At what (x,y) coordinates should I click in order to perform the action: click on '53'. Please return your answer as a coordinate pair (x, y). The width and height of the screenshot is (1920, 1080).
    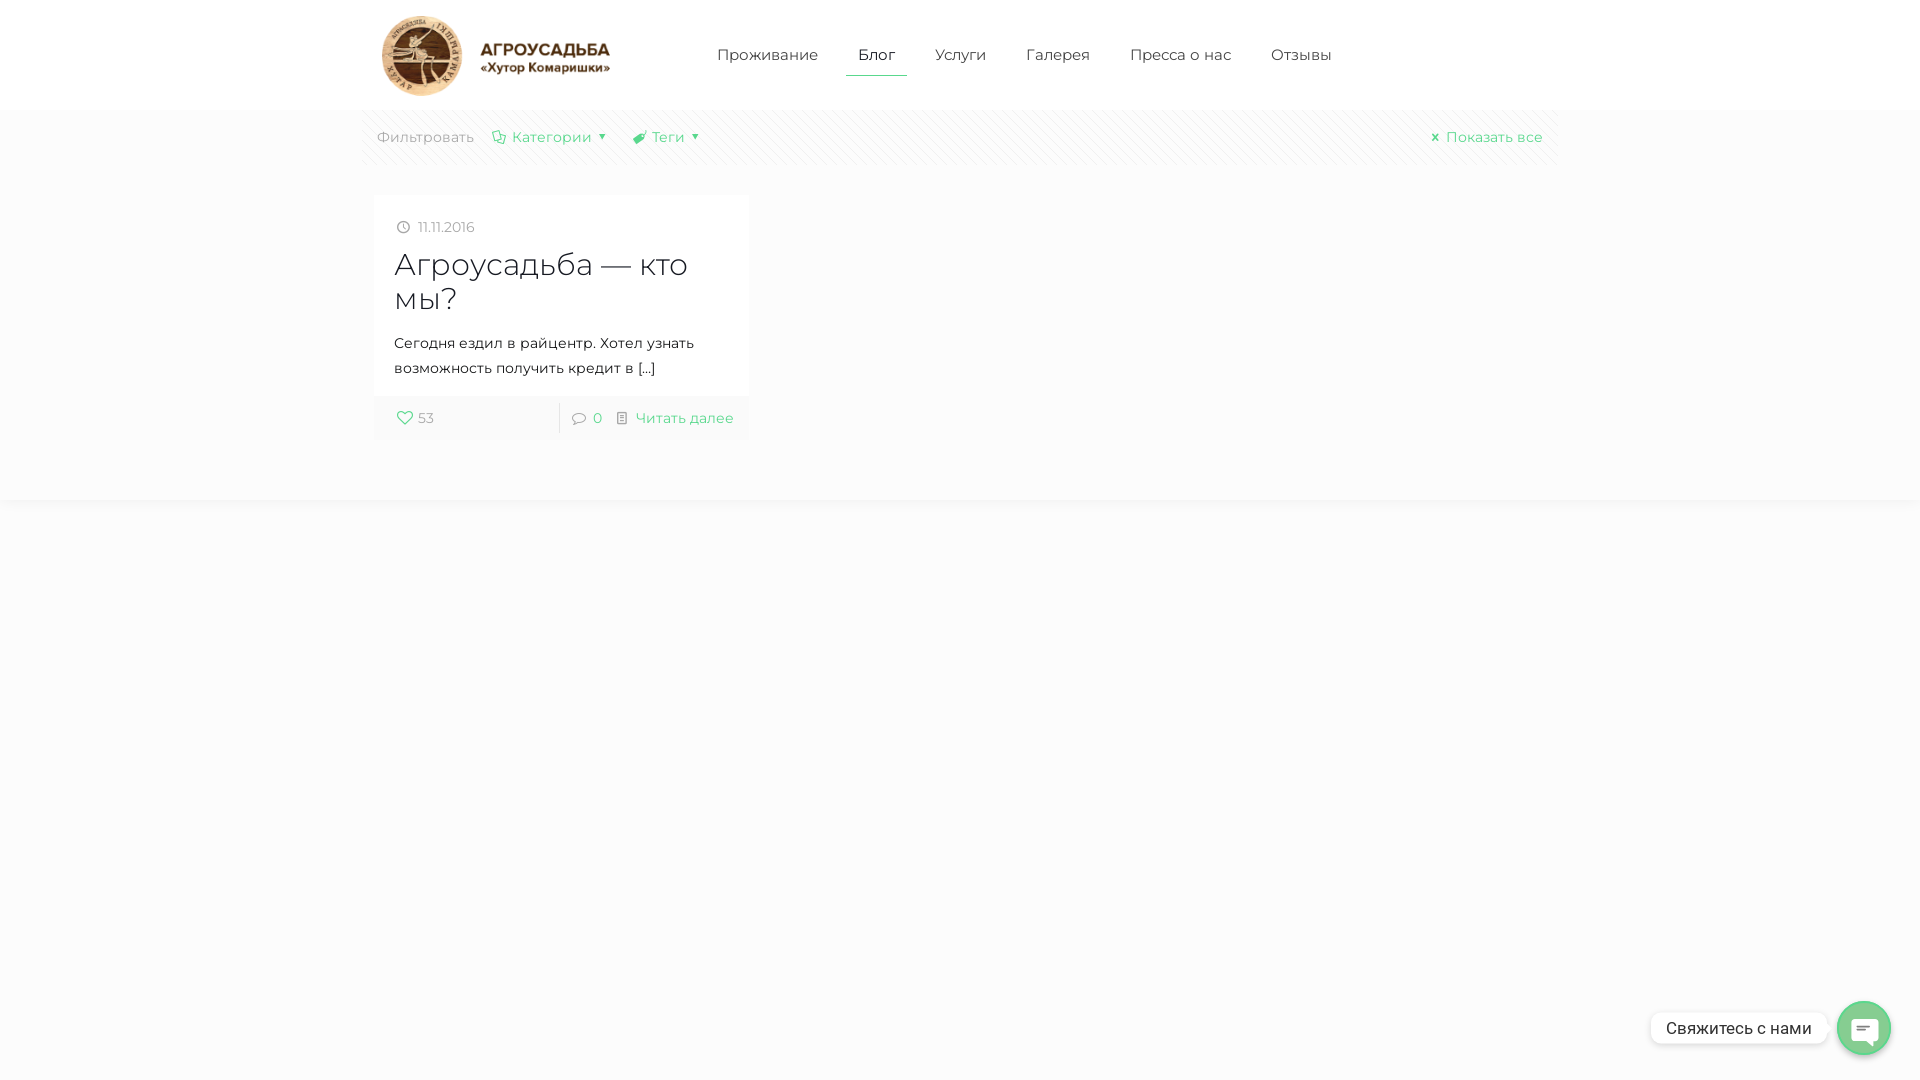
    Looking at the image, I should click on (412, 416).